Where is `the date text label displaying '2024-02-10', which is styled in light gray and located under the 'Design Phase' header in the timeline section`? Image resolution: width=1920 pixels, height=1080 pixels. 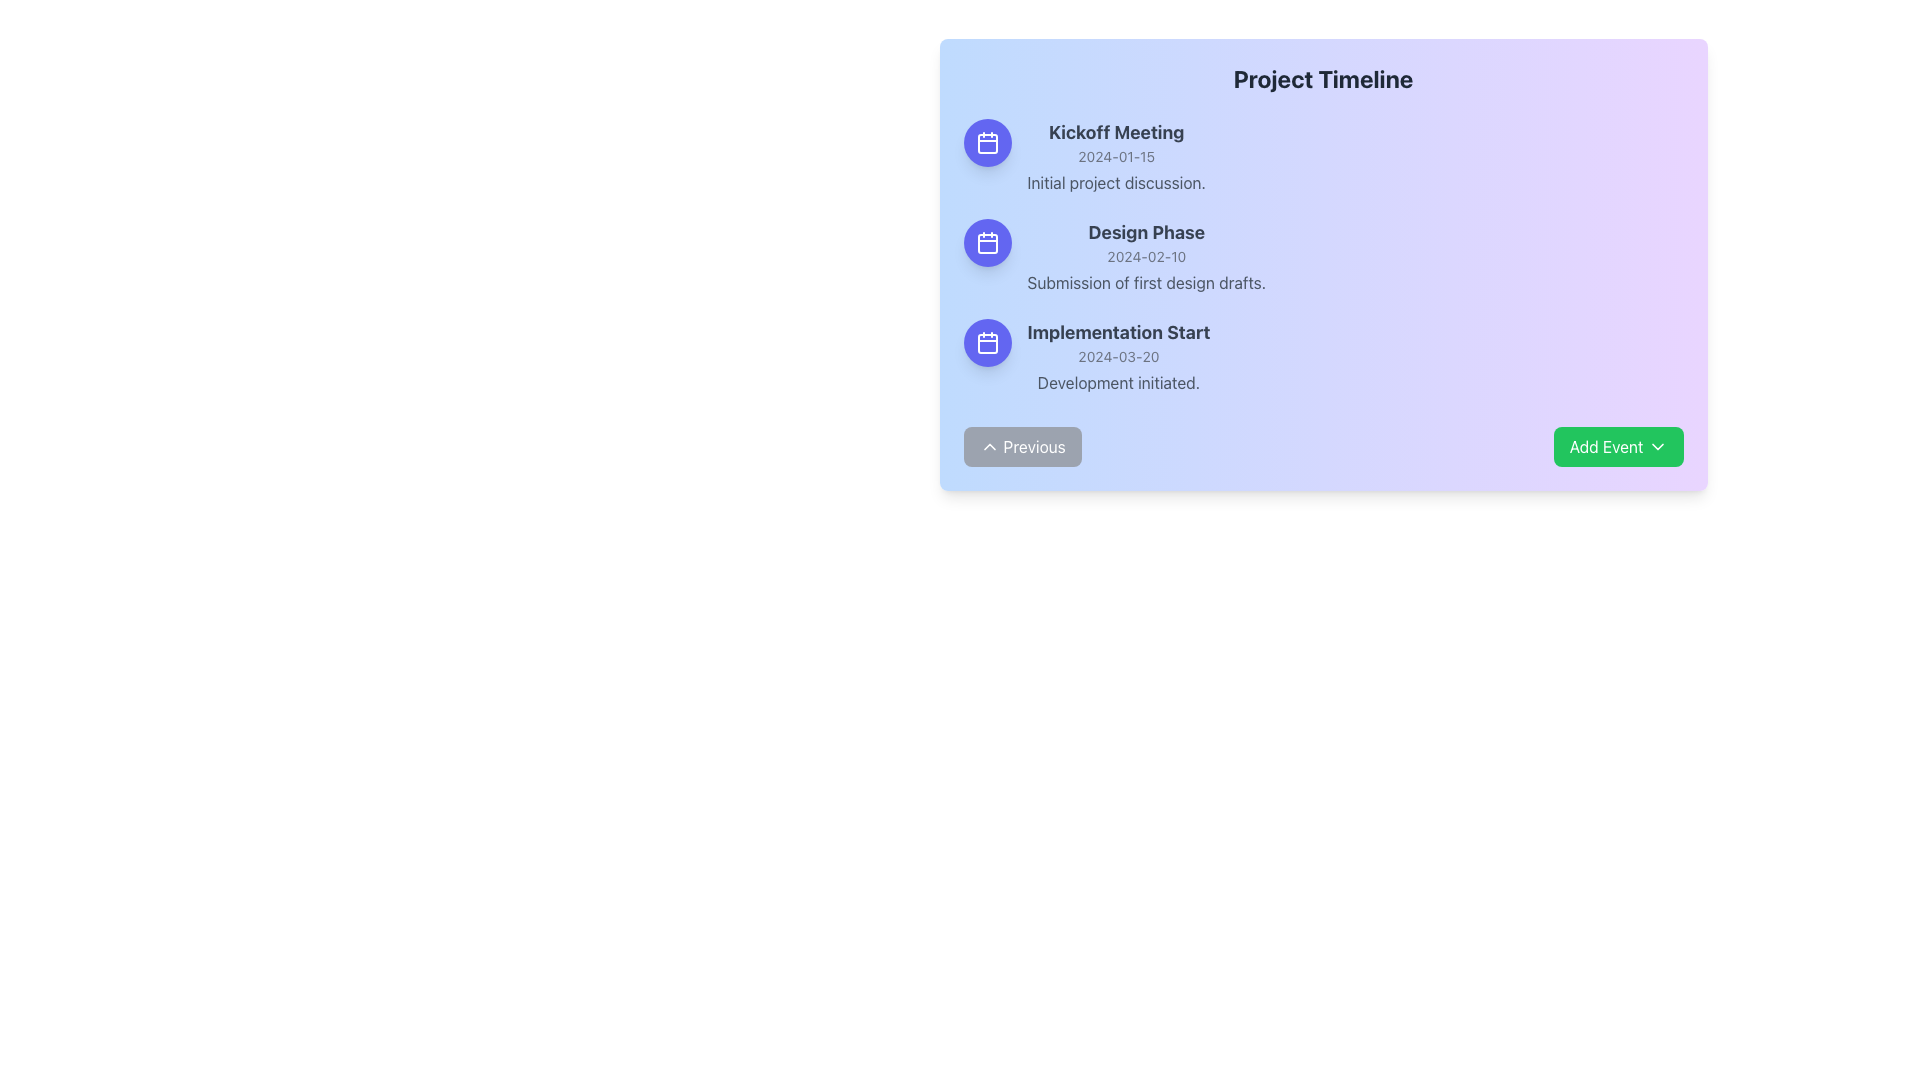
the date text label displaying '2024-02-10', which is styled in light gray and located under the 'Design Phase' header in the timeline section is located at coordinates (1146, 256).